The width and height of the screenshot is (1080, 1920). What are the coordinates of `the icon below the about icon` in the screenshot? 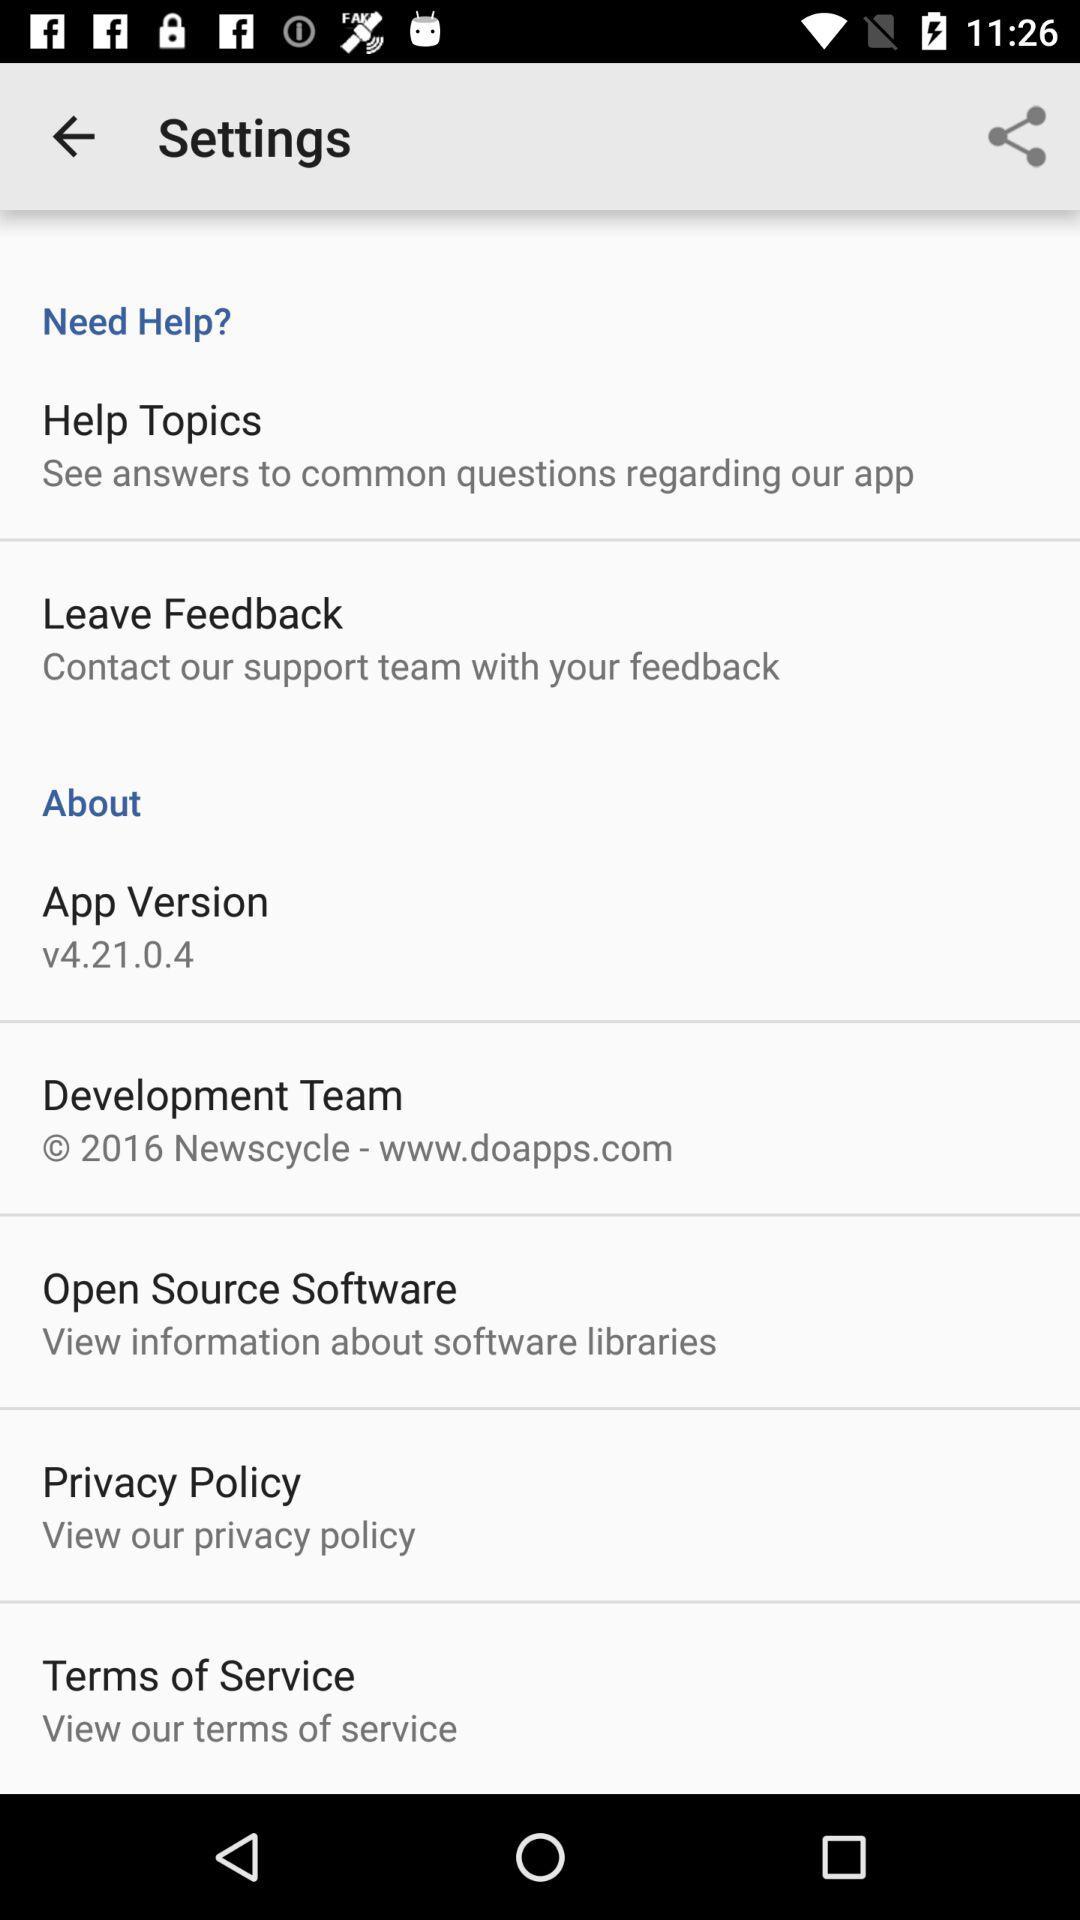 It's located at (154, 899).